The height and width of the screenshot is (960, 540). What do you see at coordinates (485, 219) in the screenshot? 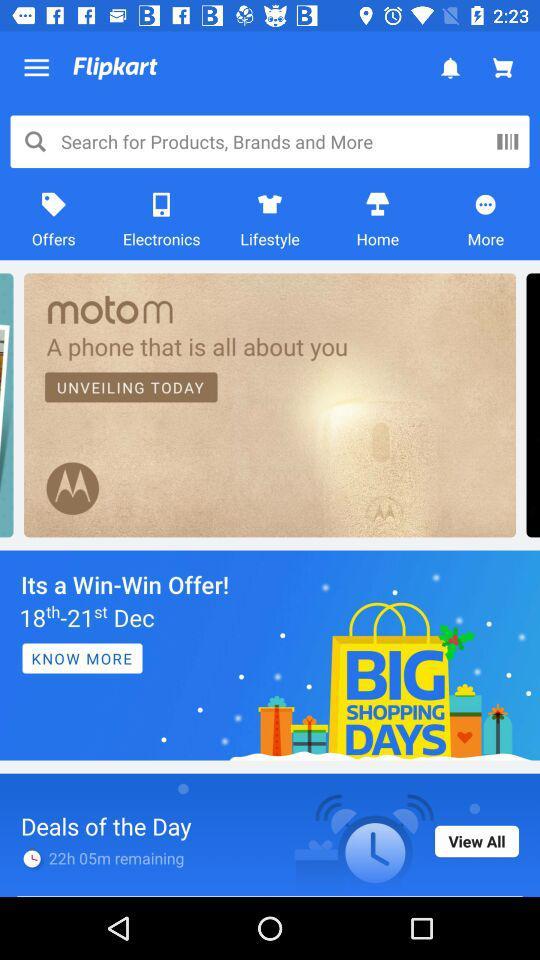
I see `more at the top` at bounding box center [485, 219].